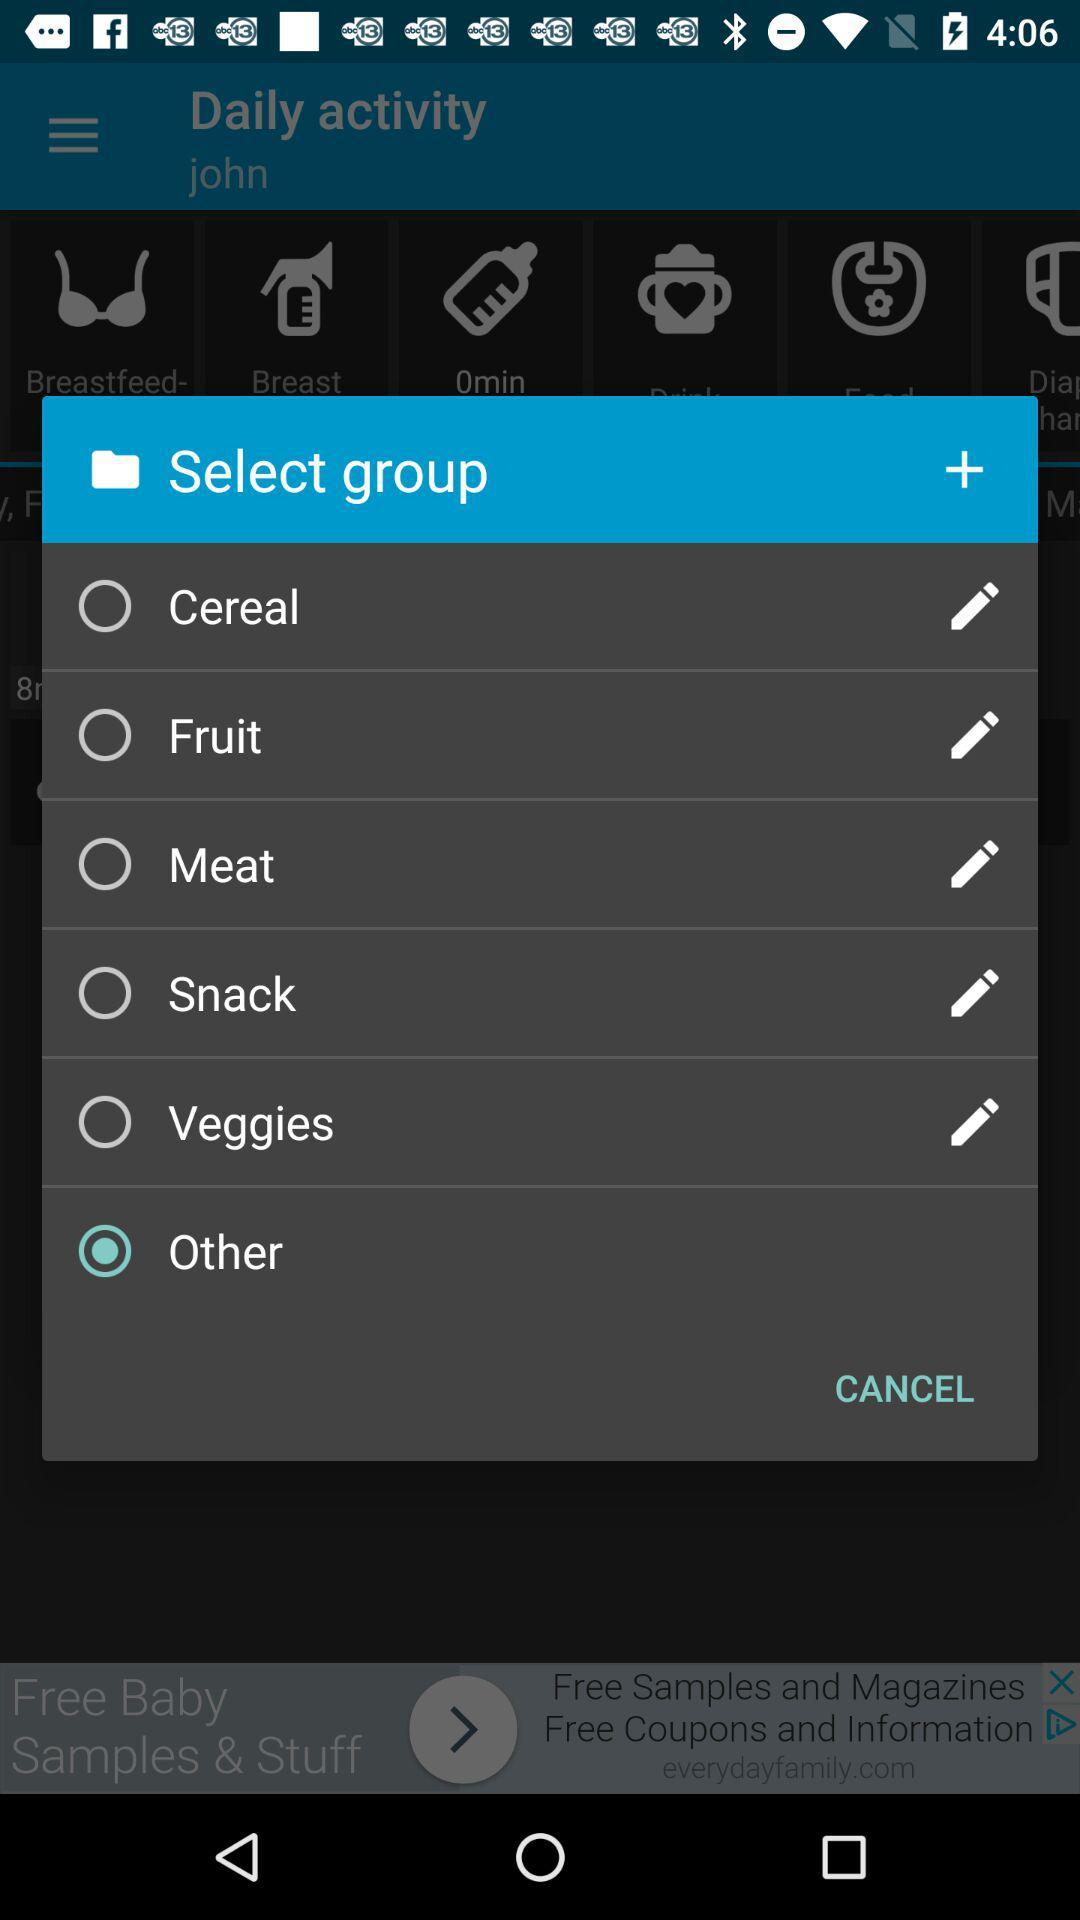 Image resolution: width=1080 pixels, height=1920 pixels. Describe the element at coordinates (974, 993) in the screenshot. I see `edit` at that location.